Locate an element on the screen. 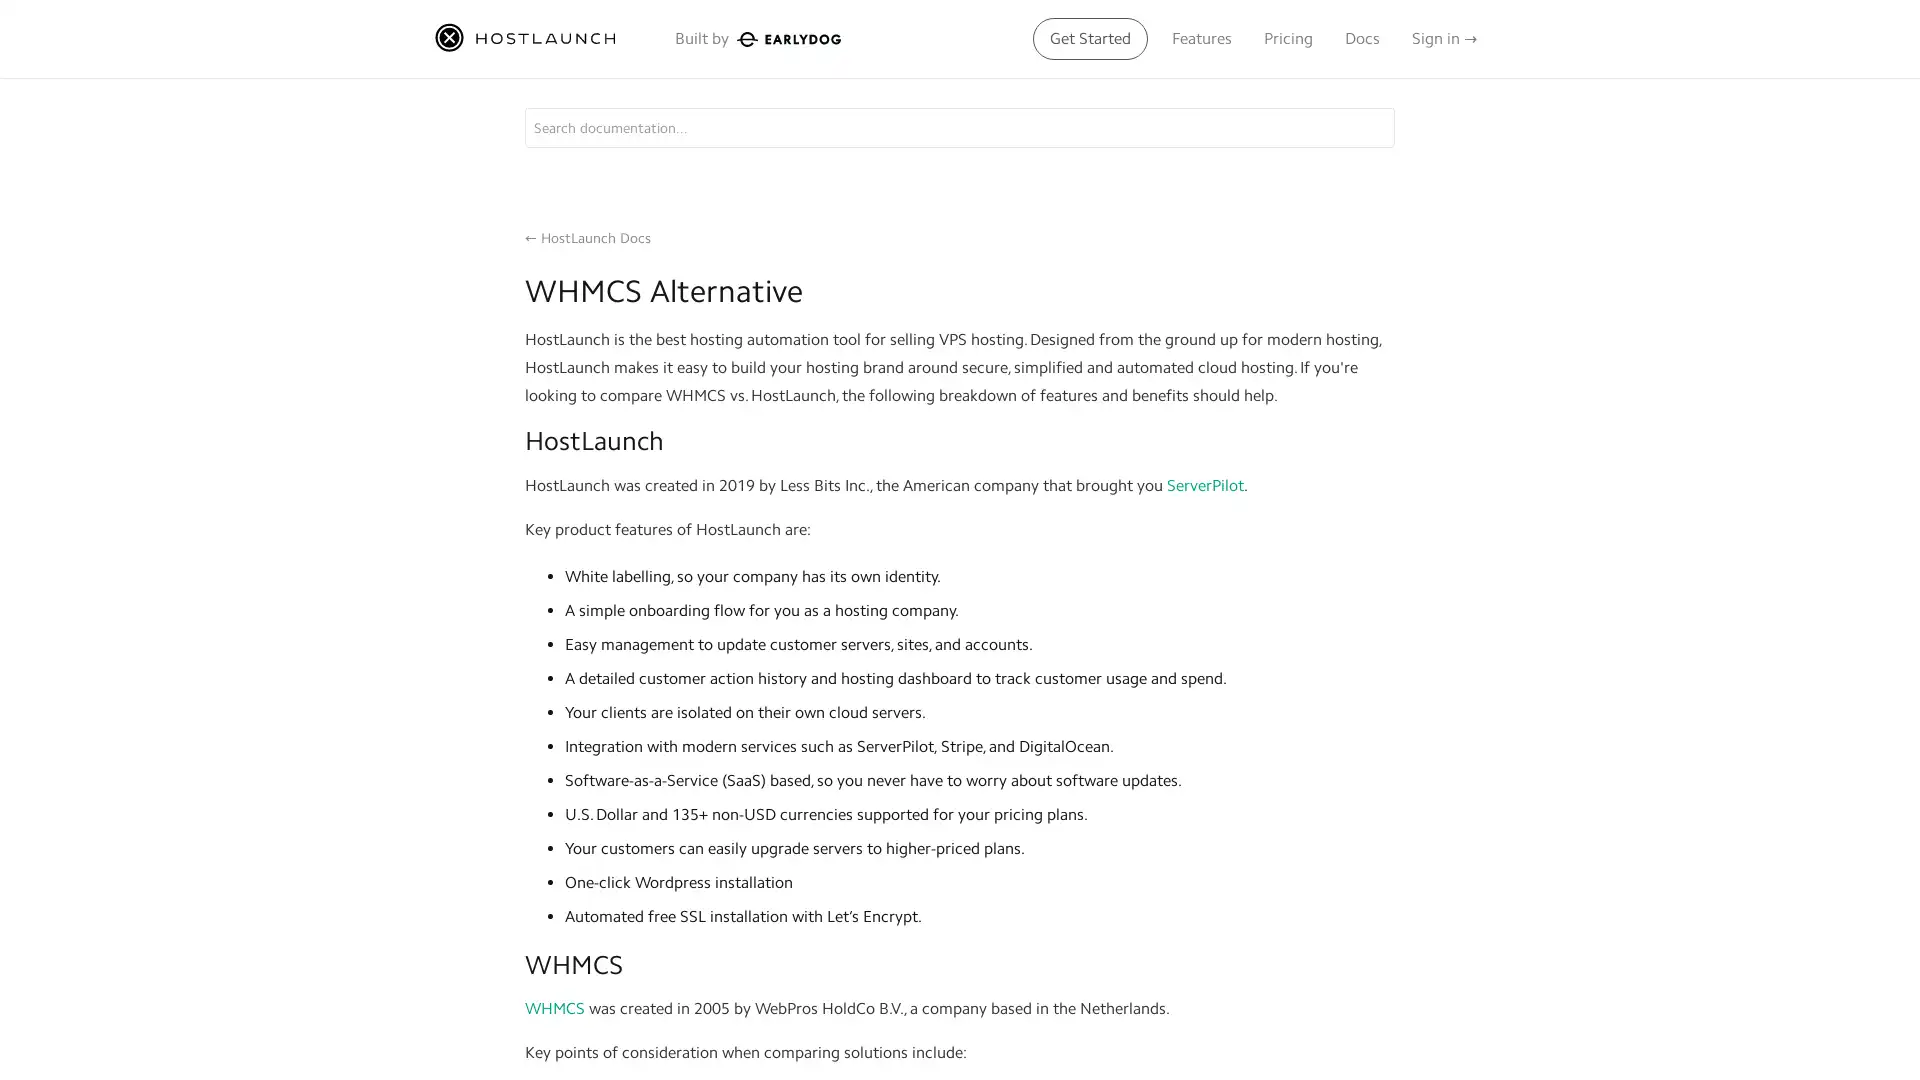 The height and width of the screenshot is (1080, 1920). Sign in is located at coordinates (1444, 38).